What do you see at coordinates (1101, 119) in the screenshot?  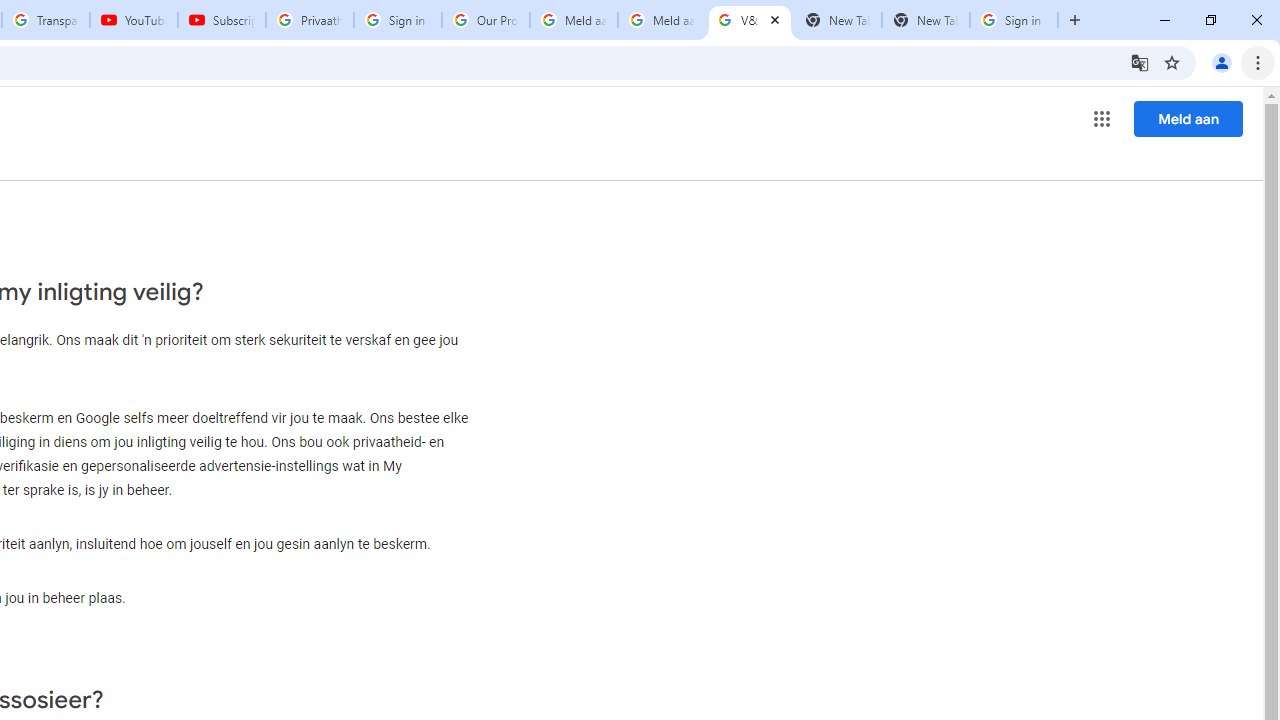 I see `'Google-programme'` at bounding box center [1101, 119].